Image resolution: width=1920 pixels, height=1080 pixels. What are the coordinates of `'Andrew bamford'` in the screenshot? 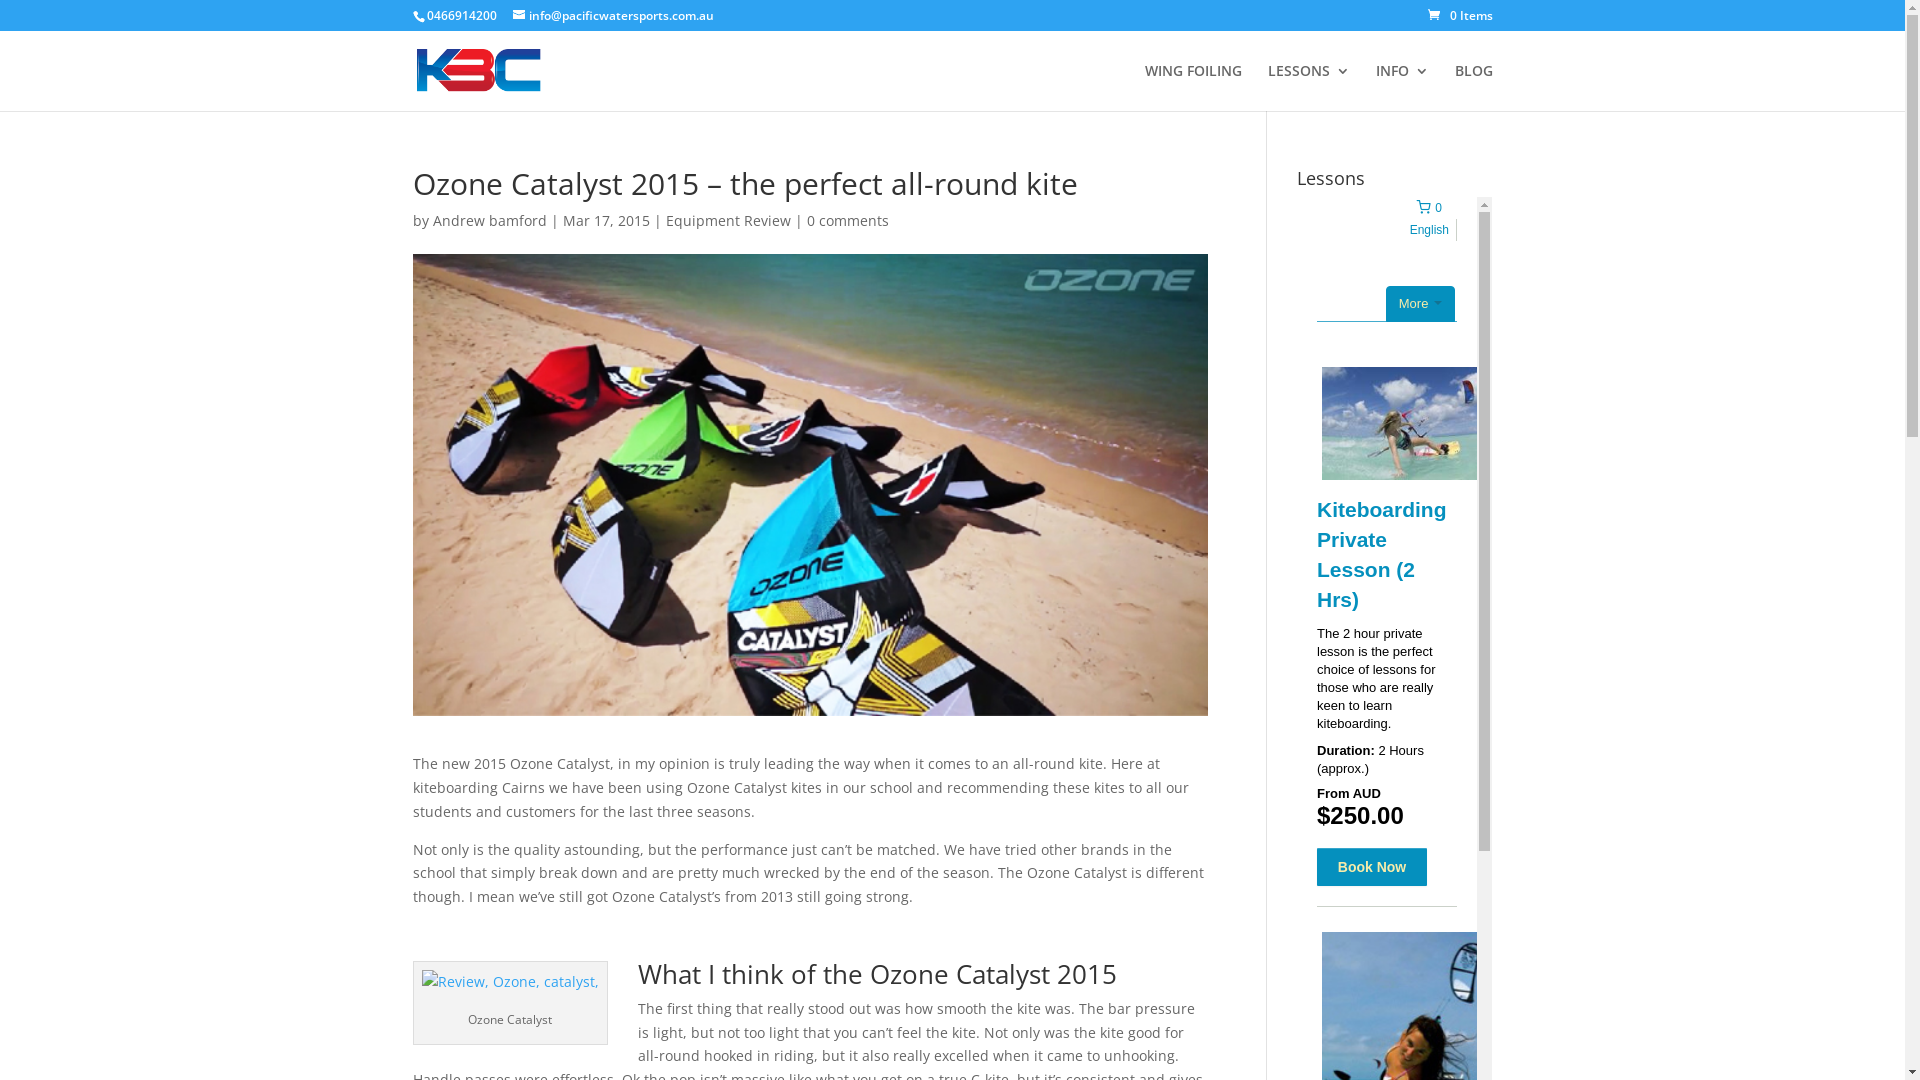 It's located at (489, 220).